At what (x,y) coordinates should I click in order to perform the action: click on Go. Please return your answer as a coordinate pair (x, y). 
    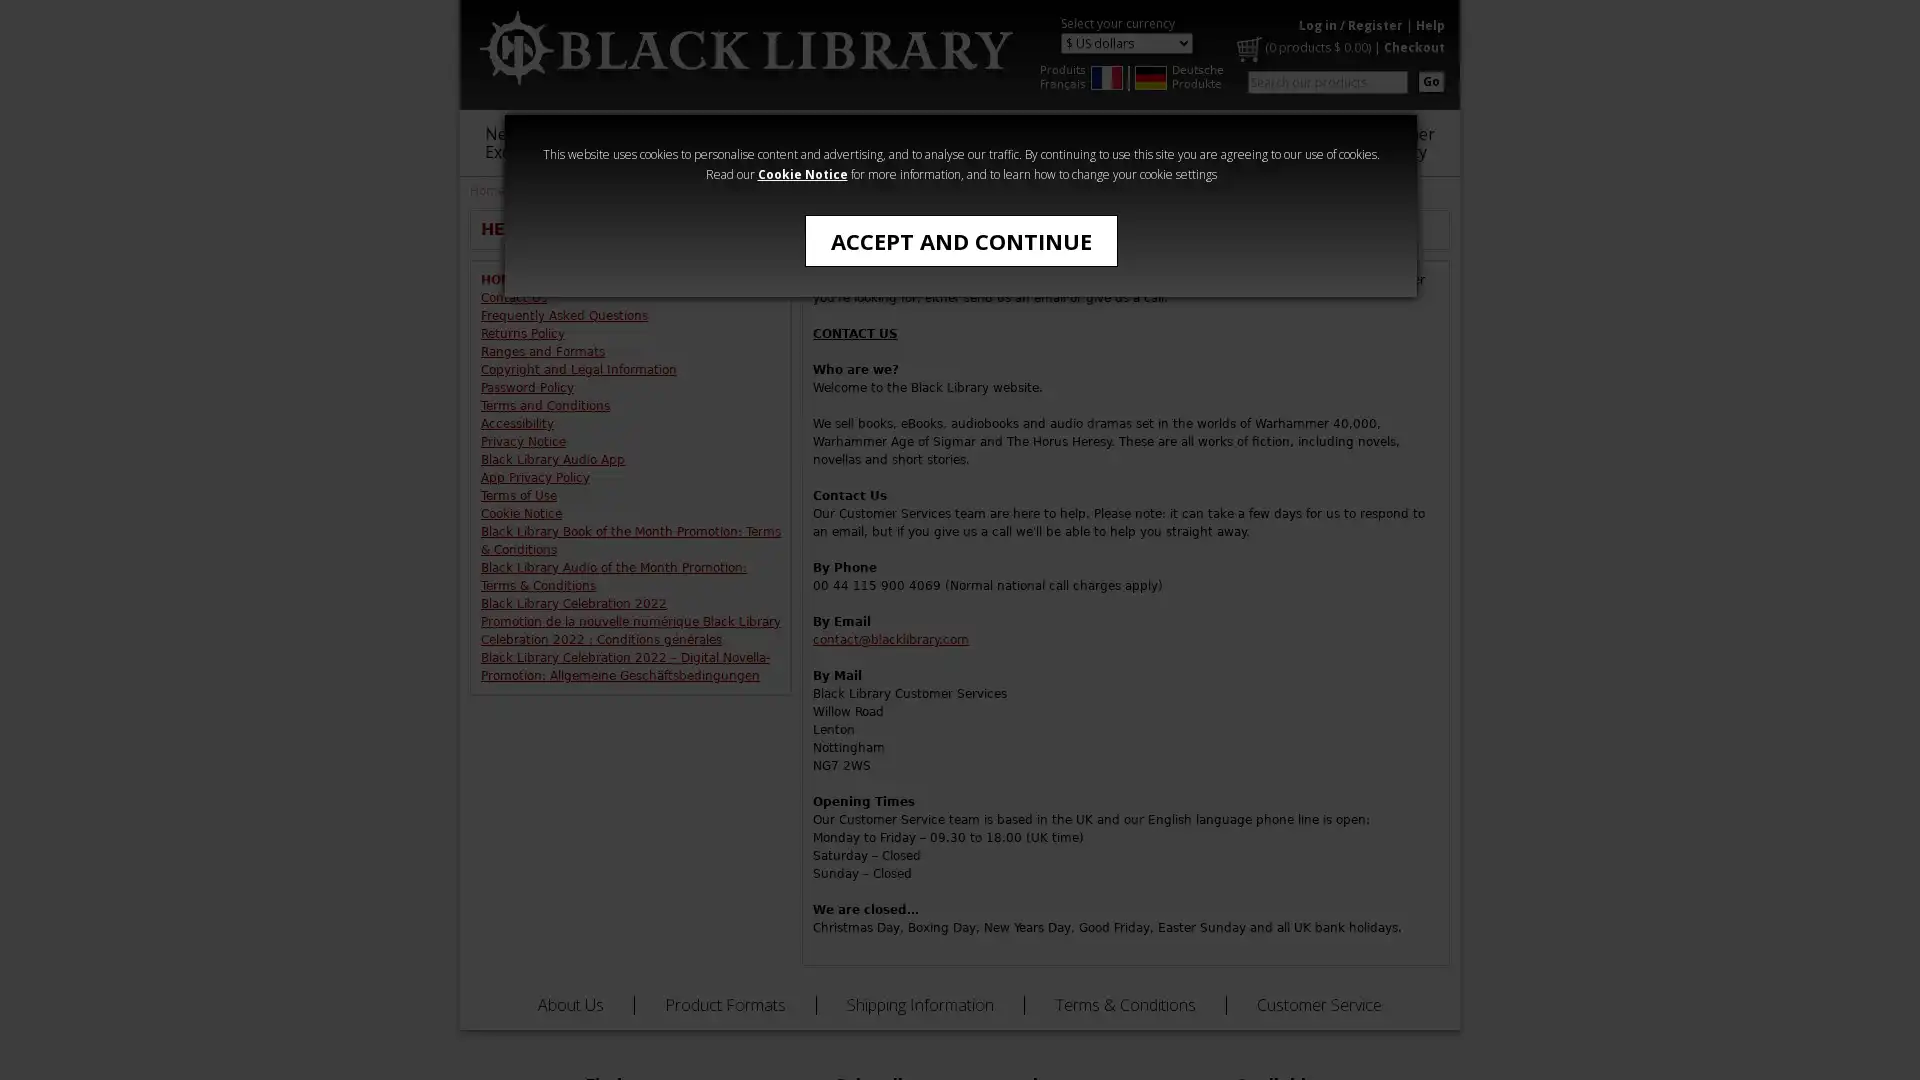
    Looking at the image, I should click on (1430, 80).